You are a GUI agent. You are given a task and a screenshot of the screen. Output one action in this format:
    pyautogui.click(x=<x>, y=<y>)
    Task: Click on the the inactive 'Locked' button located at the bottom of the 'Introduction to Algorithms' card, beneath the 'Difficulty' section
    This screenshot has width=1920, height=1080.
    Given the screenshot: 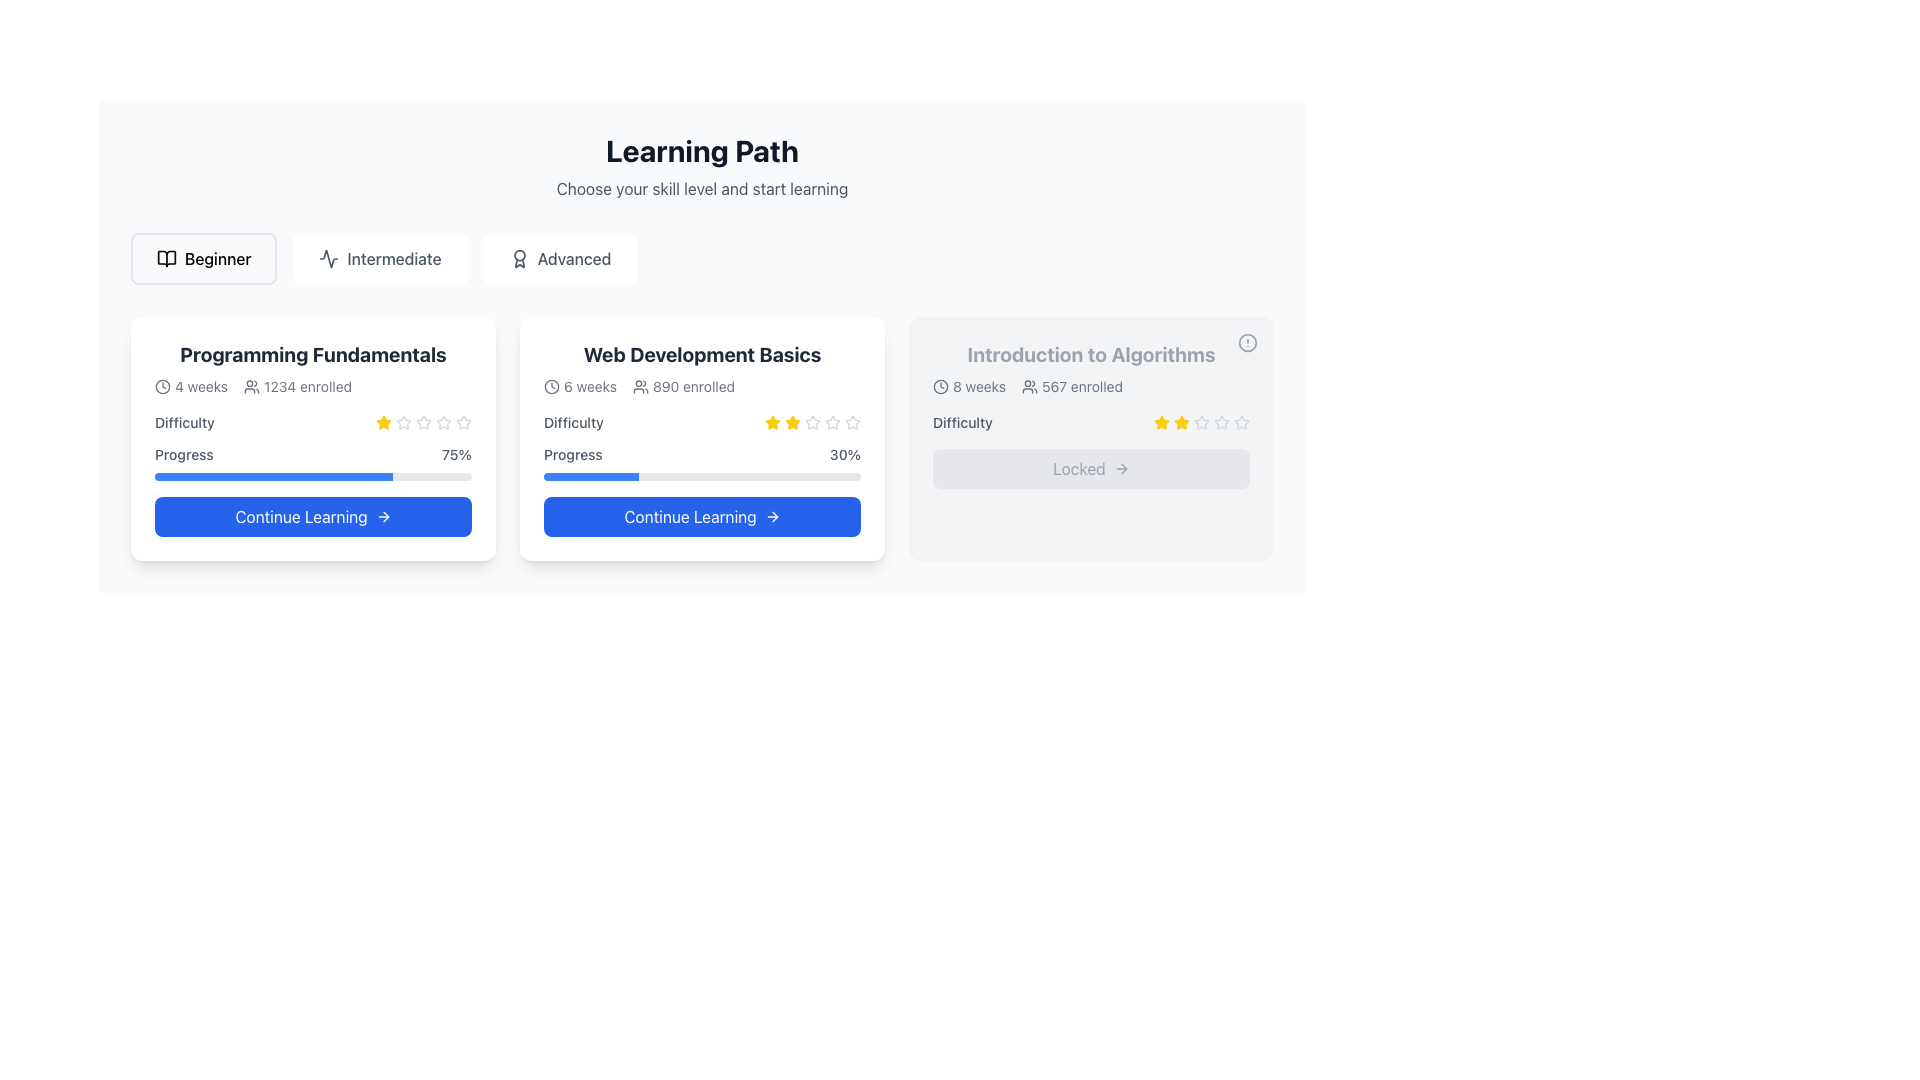 What is the action you would take?
    pyautogui.click(x=1090, y=469)
    